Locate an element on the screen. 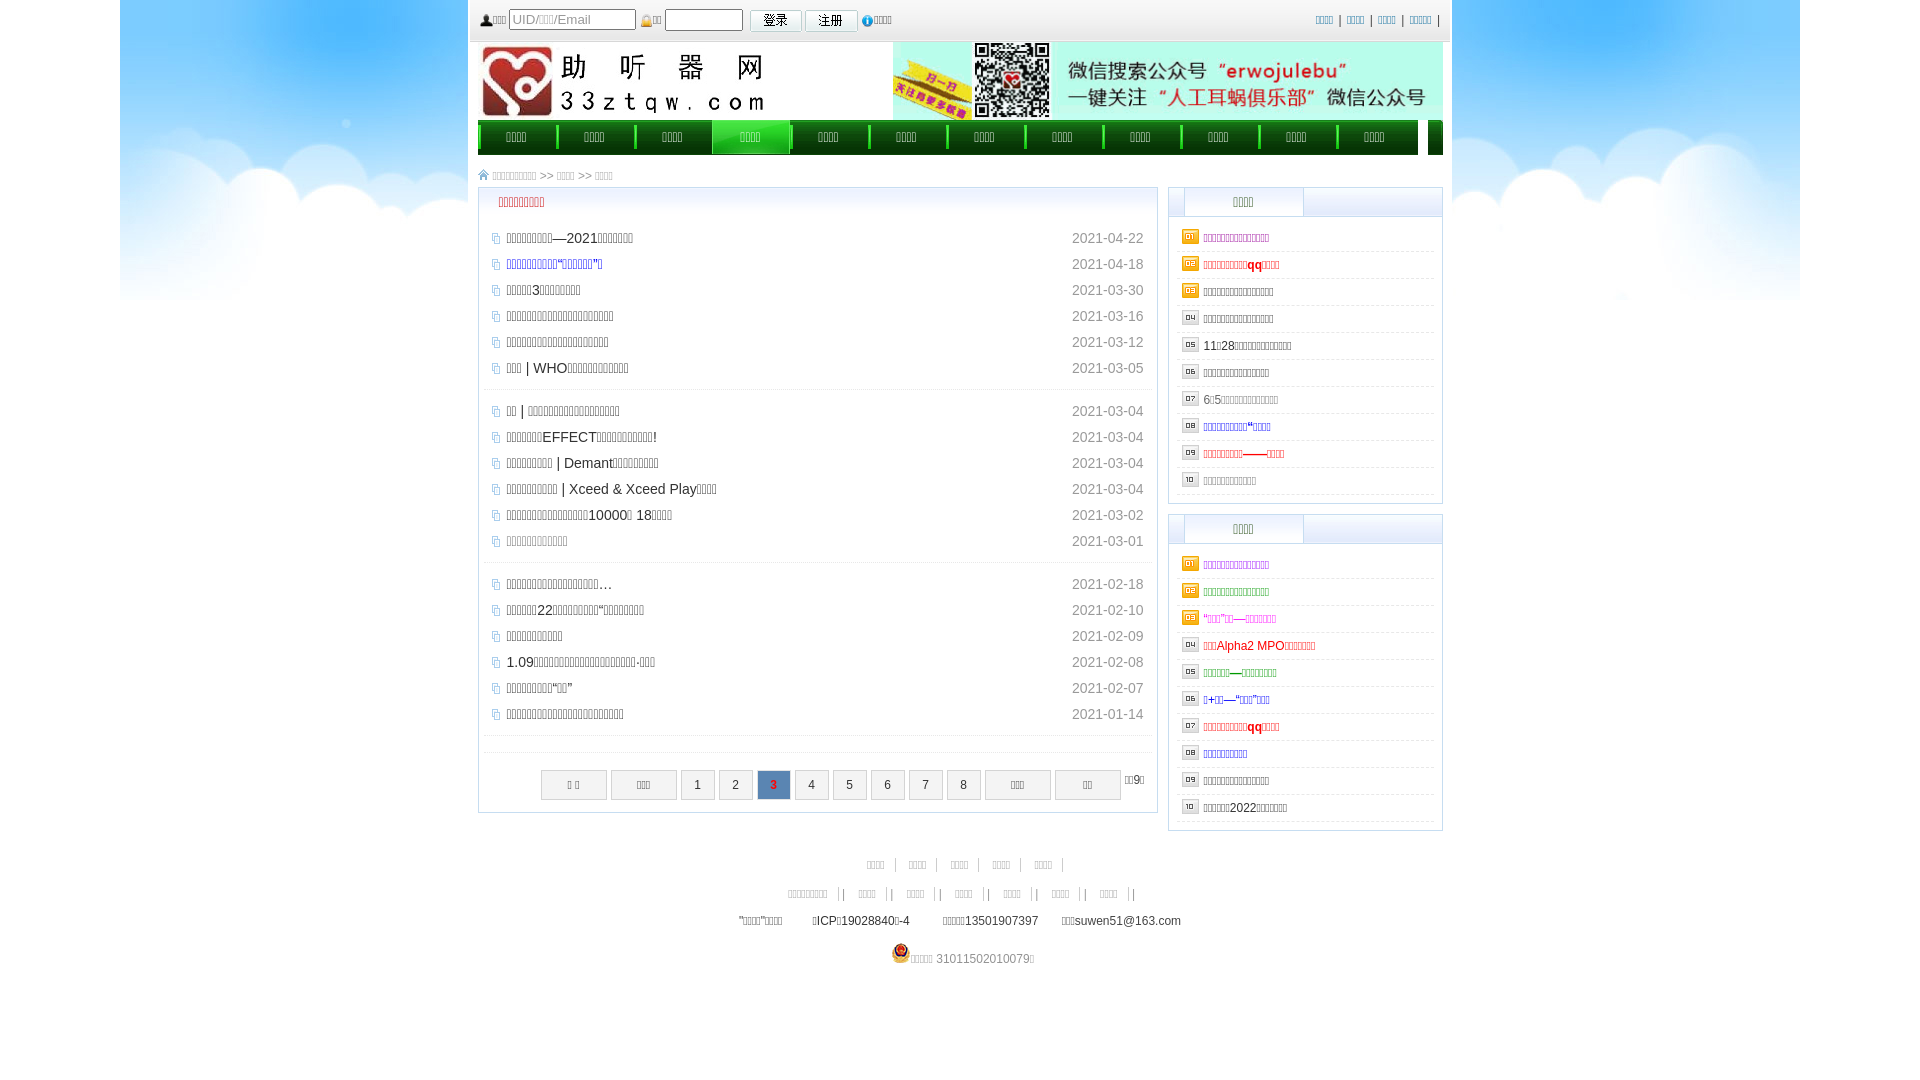 The image size is (1920, 1080). '6' is located at coordinates (870, 784).